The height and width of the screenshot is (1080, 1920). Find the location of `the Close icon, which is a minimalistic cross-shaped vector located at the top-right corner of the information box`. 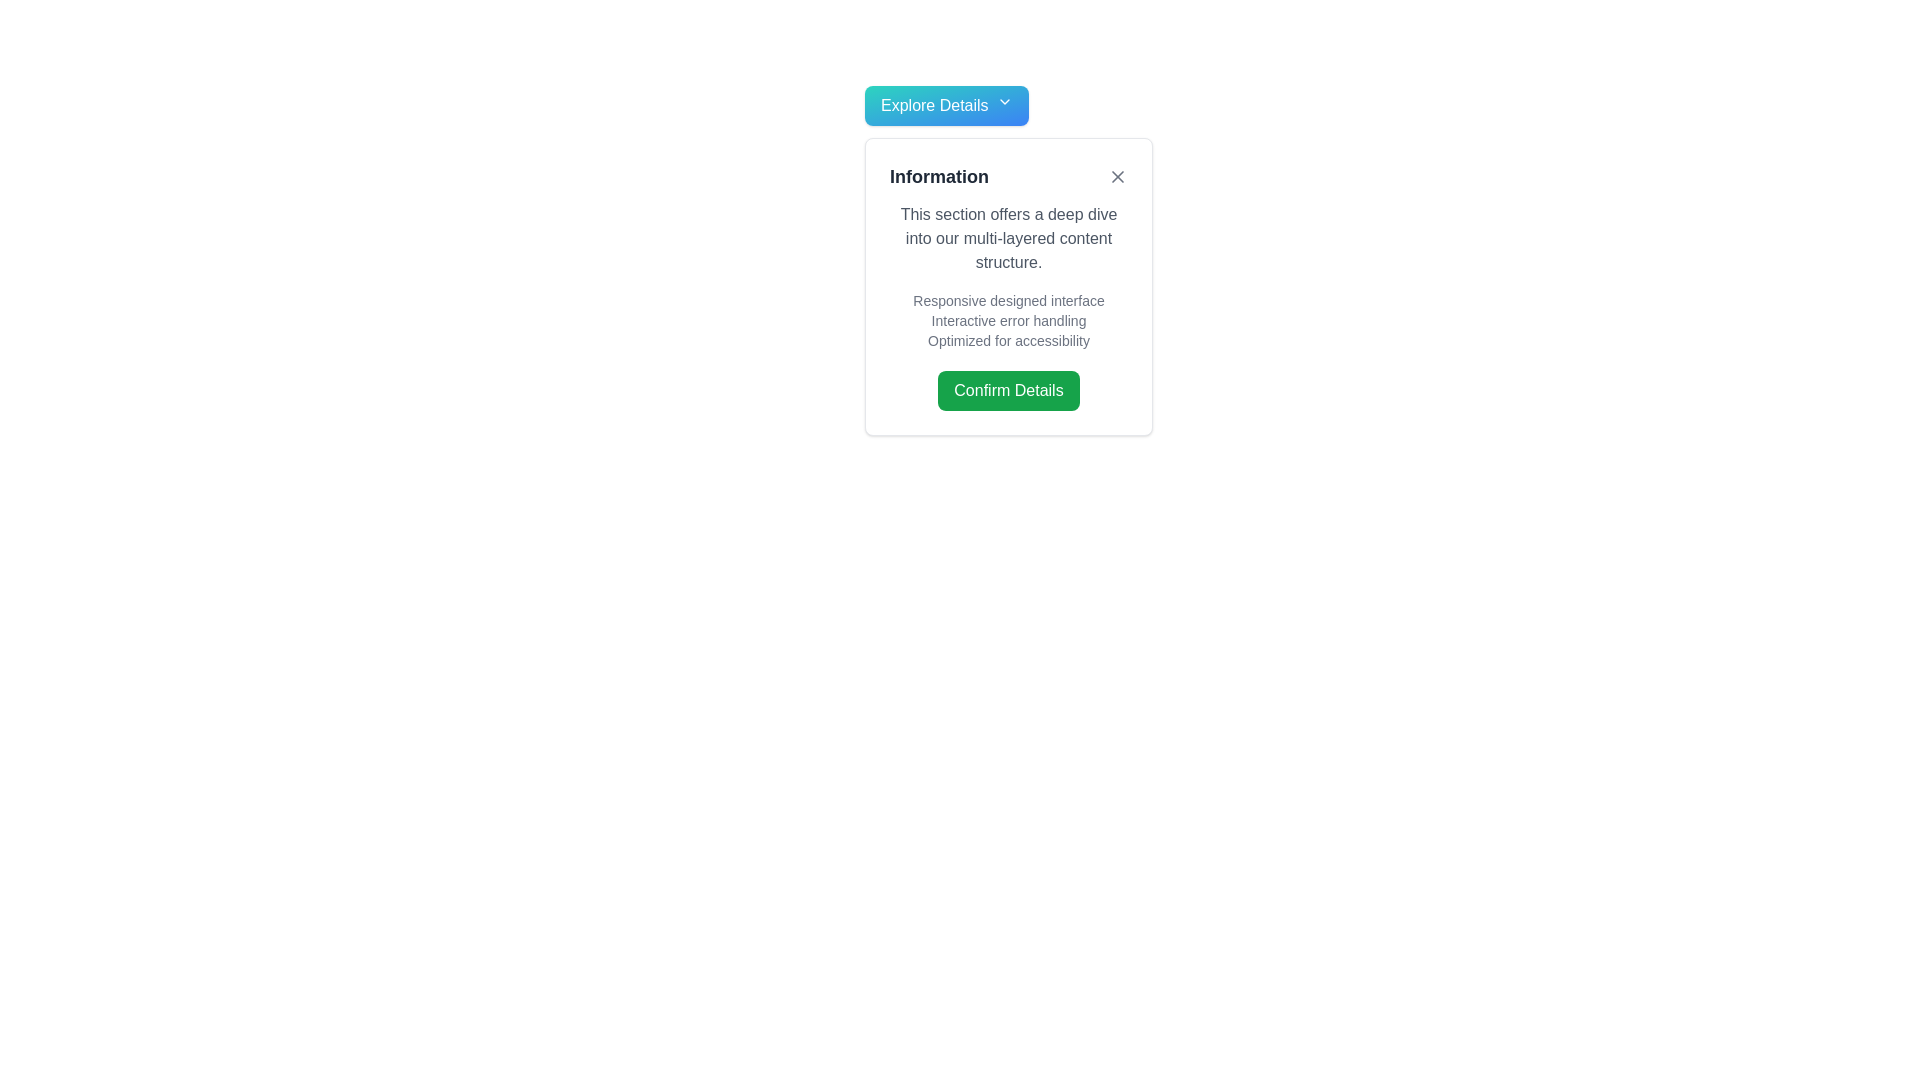

the Close icon, which is a minimalistic cross-shaped vector located at the top-right corner of the information box is located at coordinates (1117, 176).